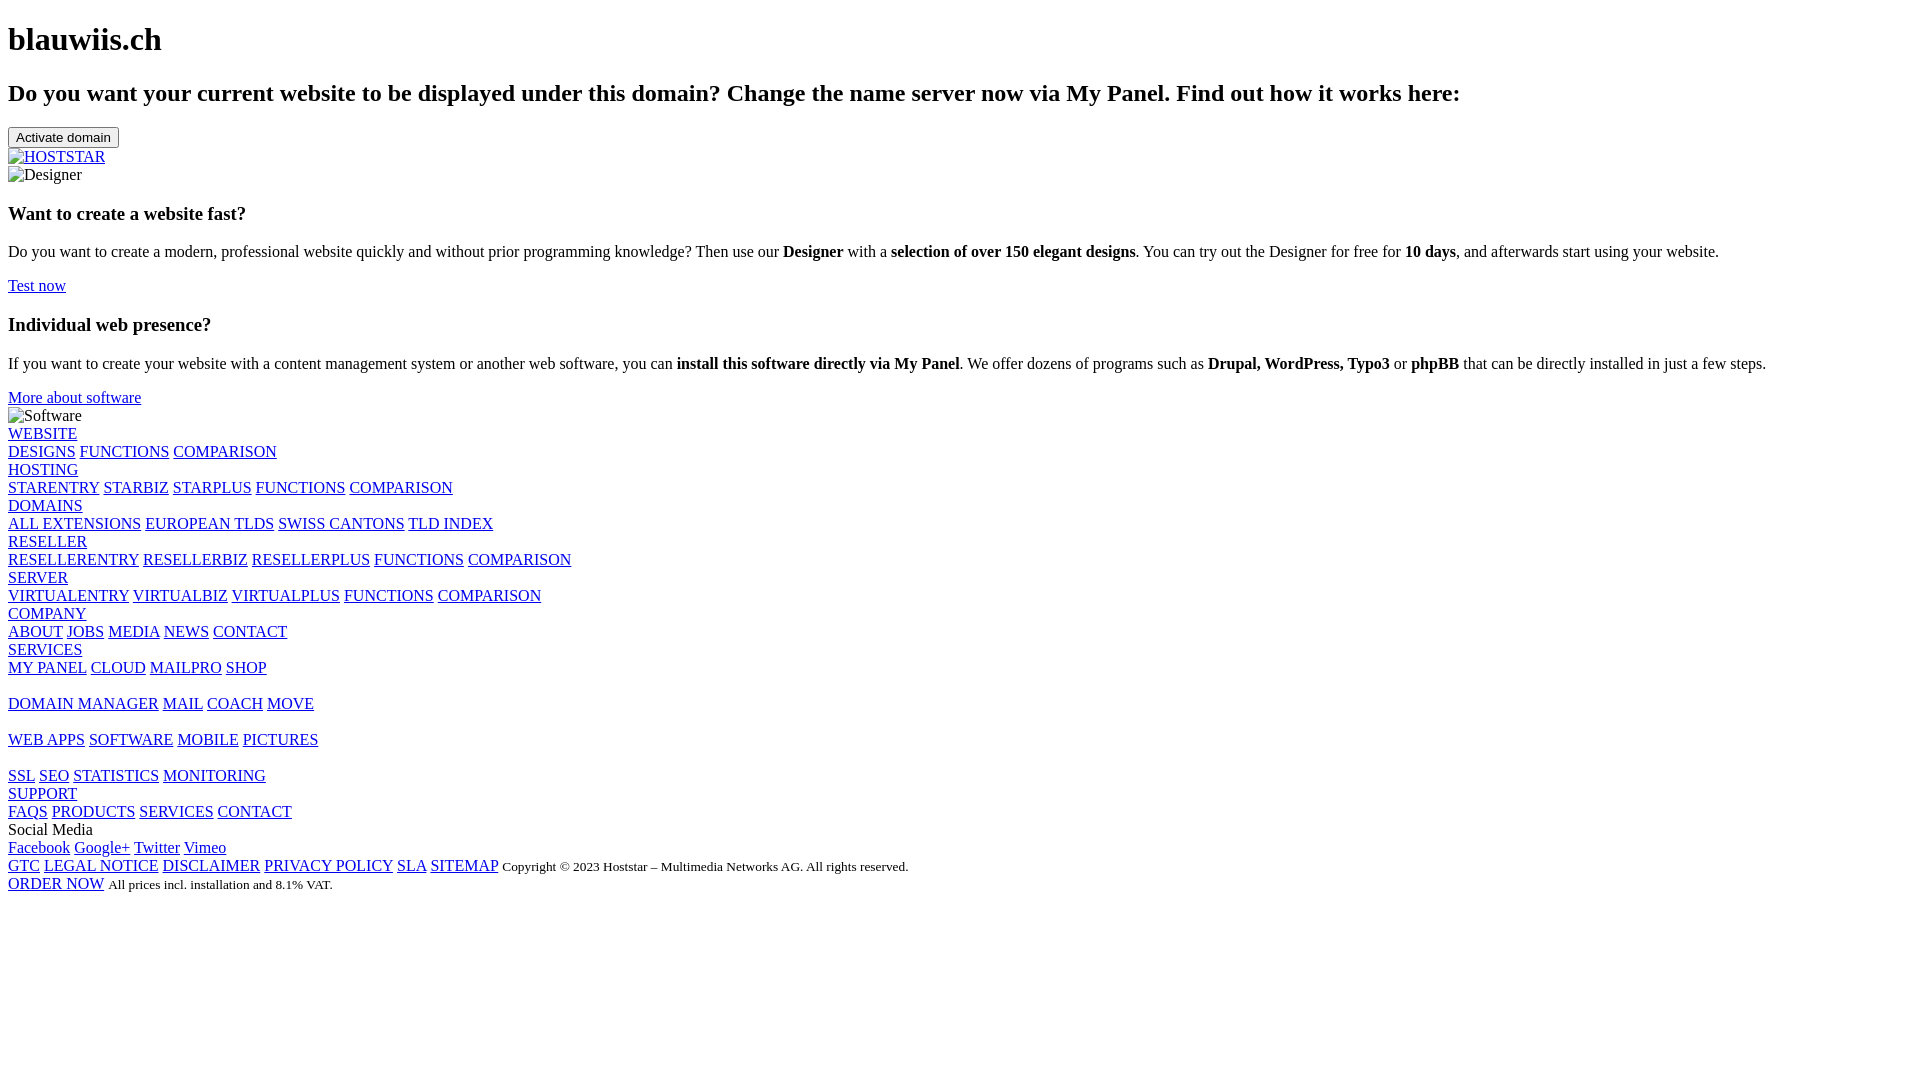 This screenshot has width=1920, height=1080. I want to click on 'STARENTRY', so click(8, 487).